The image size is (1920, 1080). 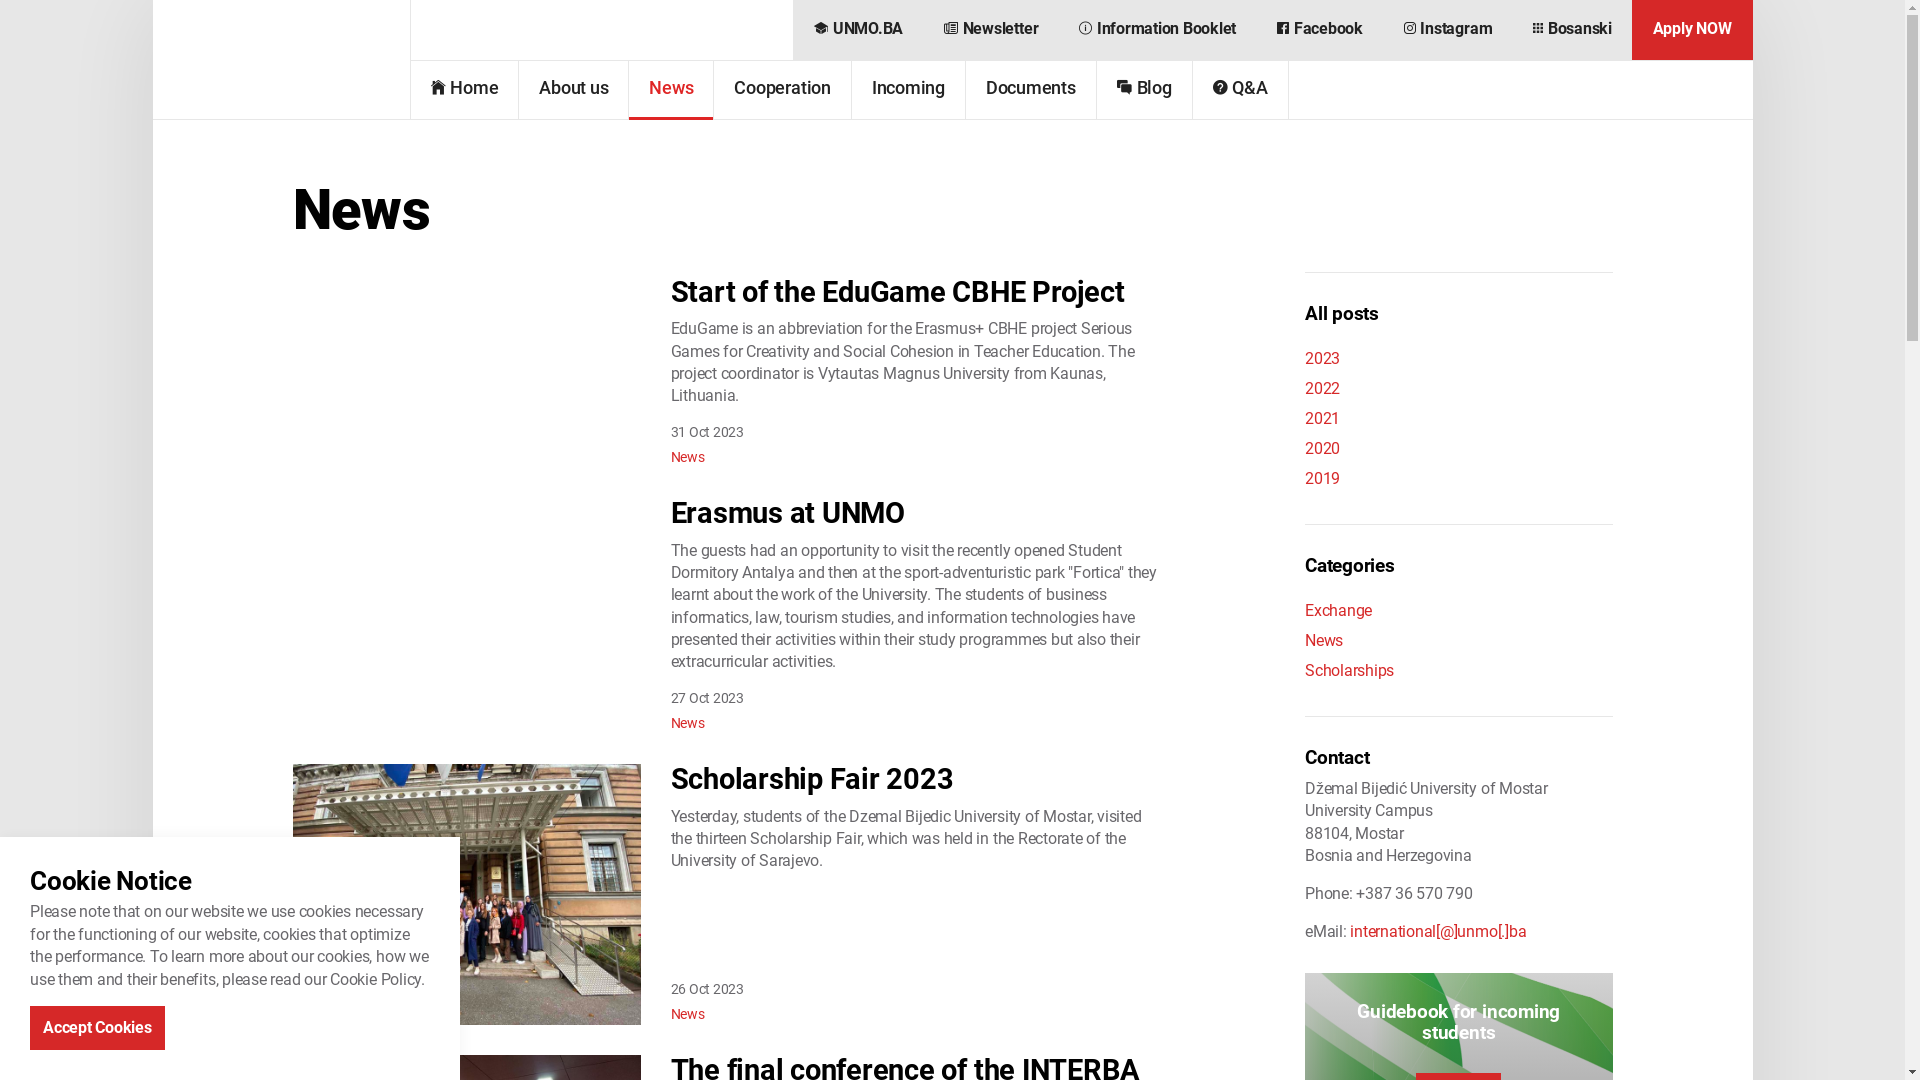 I want to click on 'Facebook', so click(x=1320, y=30).